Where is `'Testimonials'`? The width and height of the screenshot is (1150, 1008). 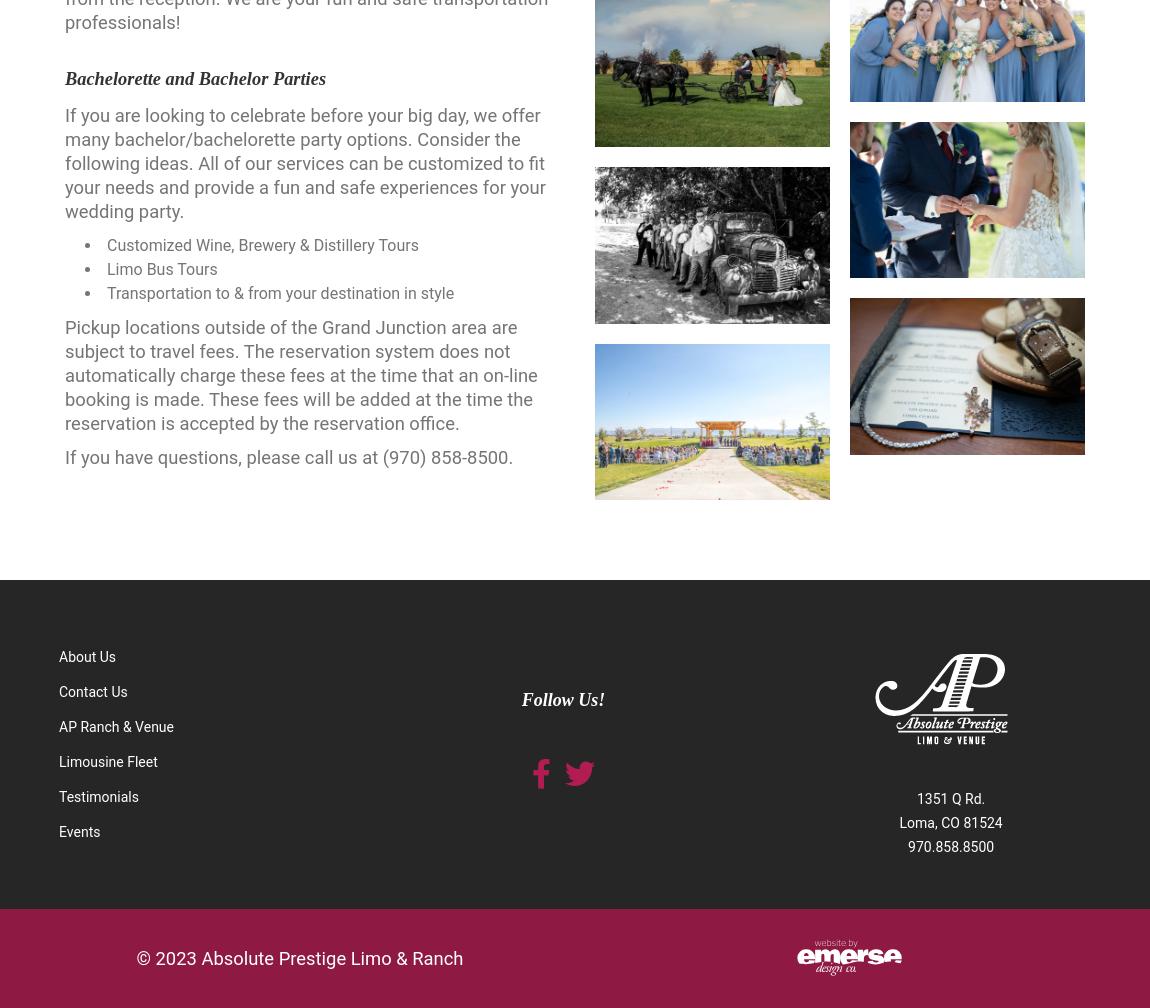 'Testimonials' is located at coordinates (97, 797).